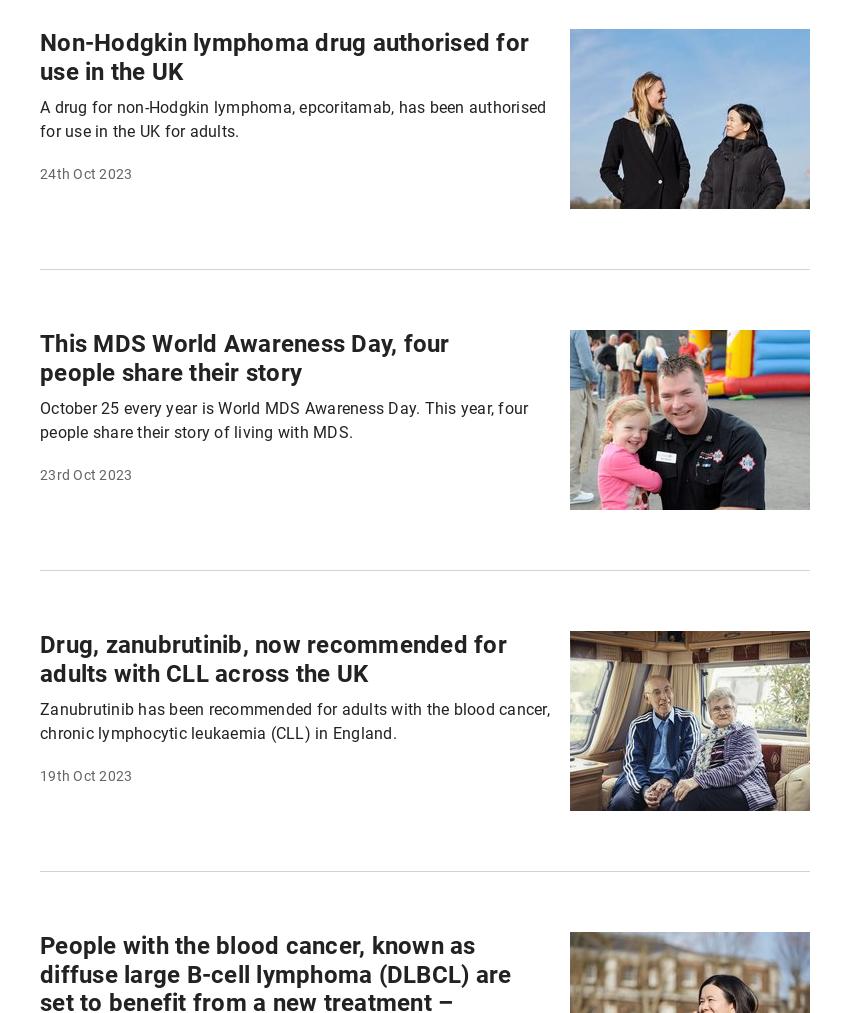 The width and height of the screenshot is (850, 1013). Describe the element at coordinates (477, 27) in the screenshot. I see `'Forum'` at that location.